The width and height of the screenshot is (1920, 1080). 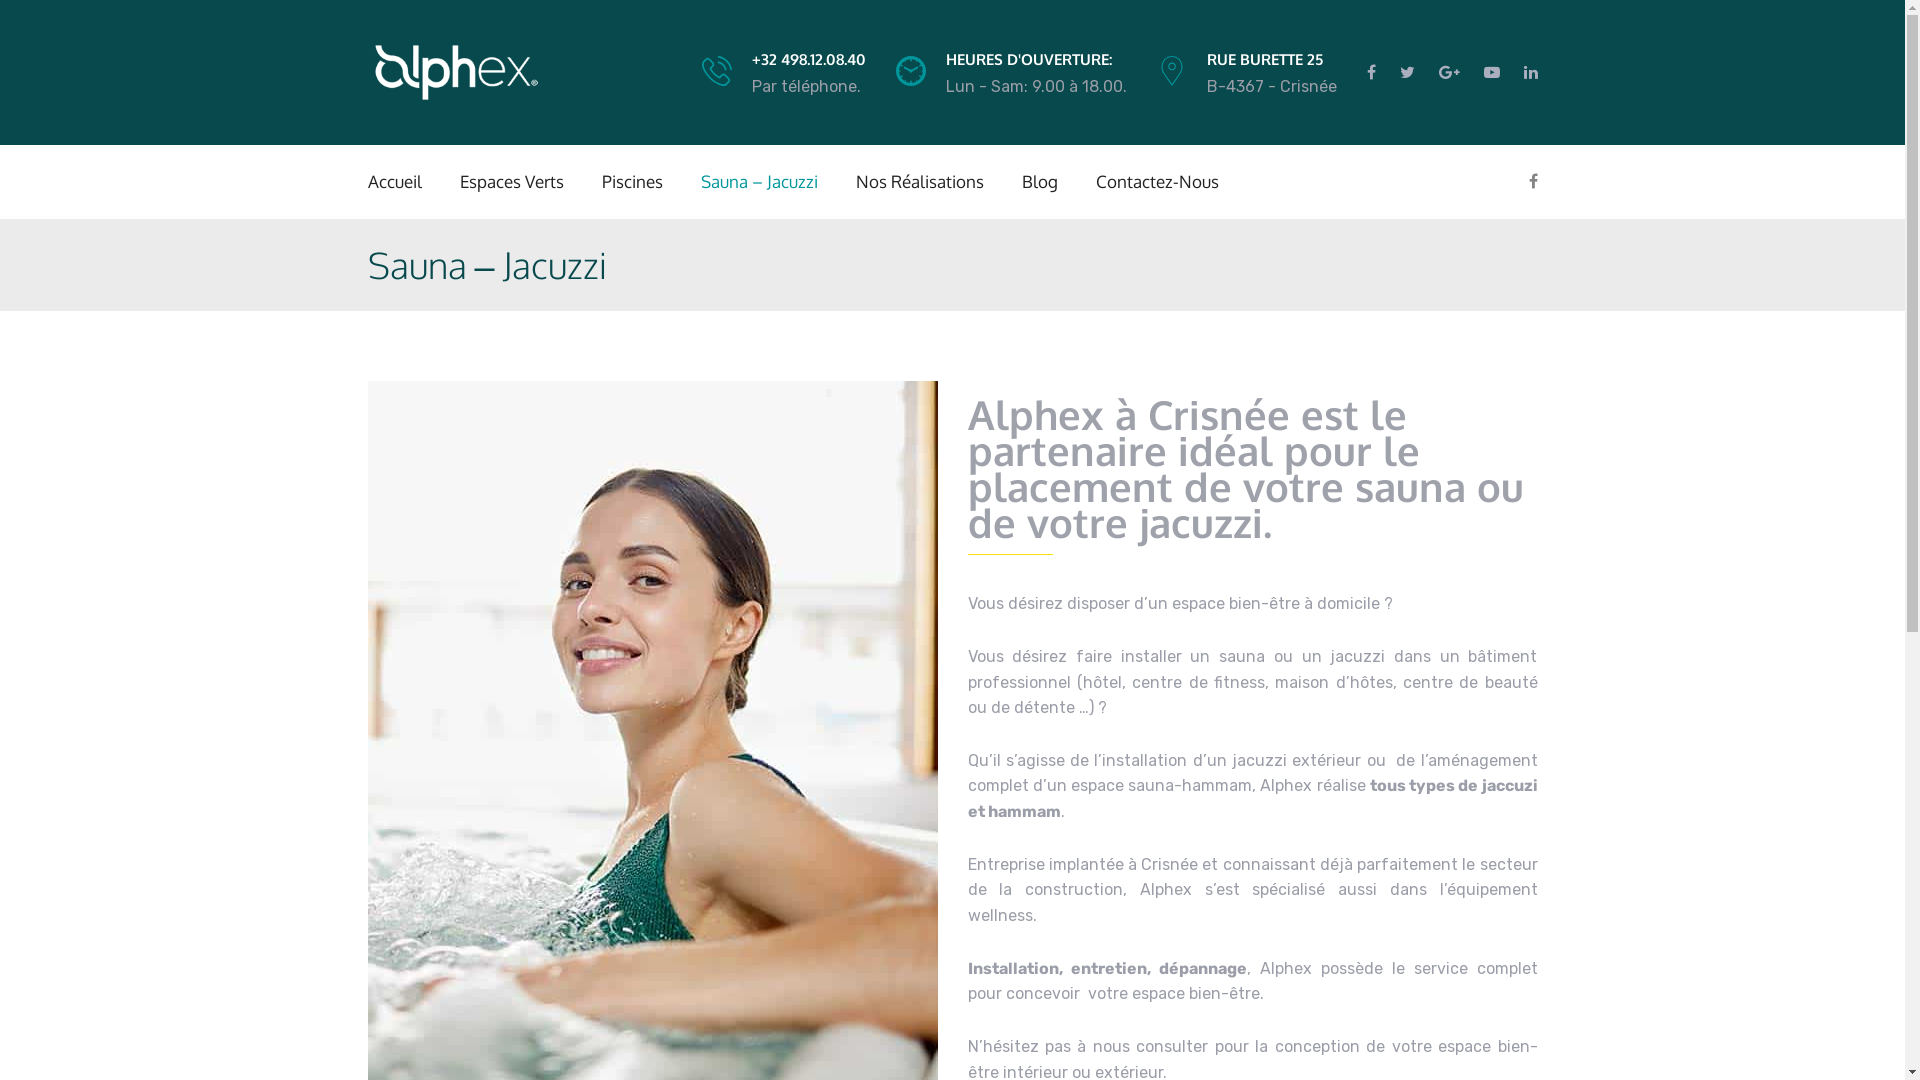 I want to click on 'Piscines', so click(x=631, y=181).